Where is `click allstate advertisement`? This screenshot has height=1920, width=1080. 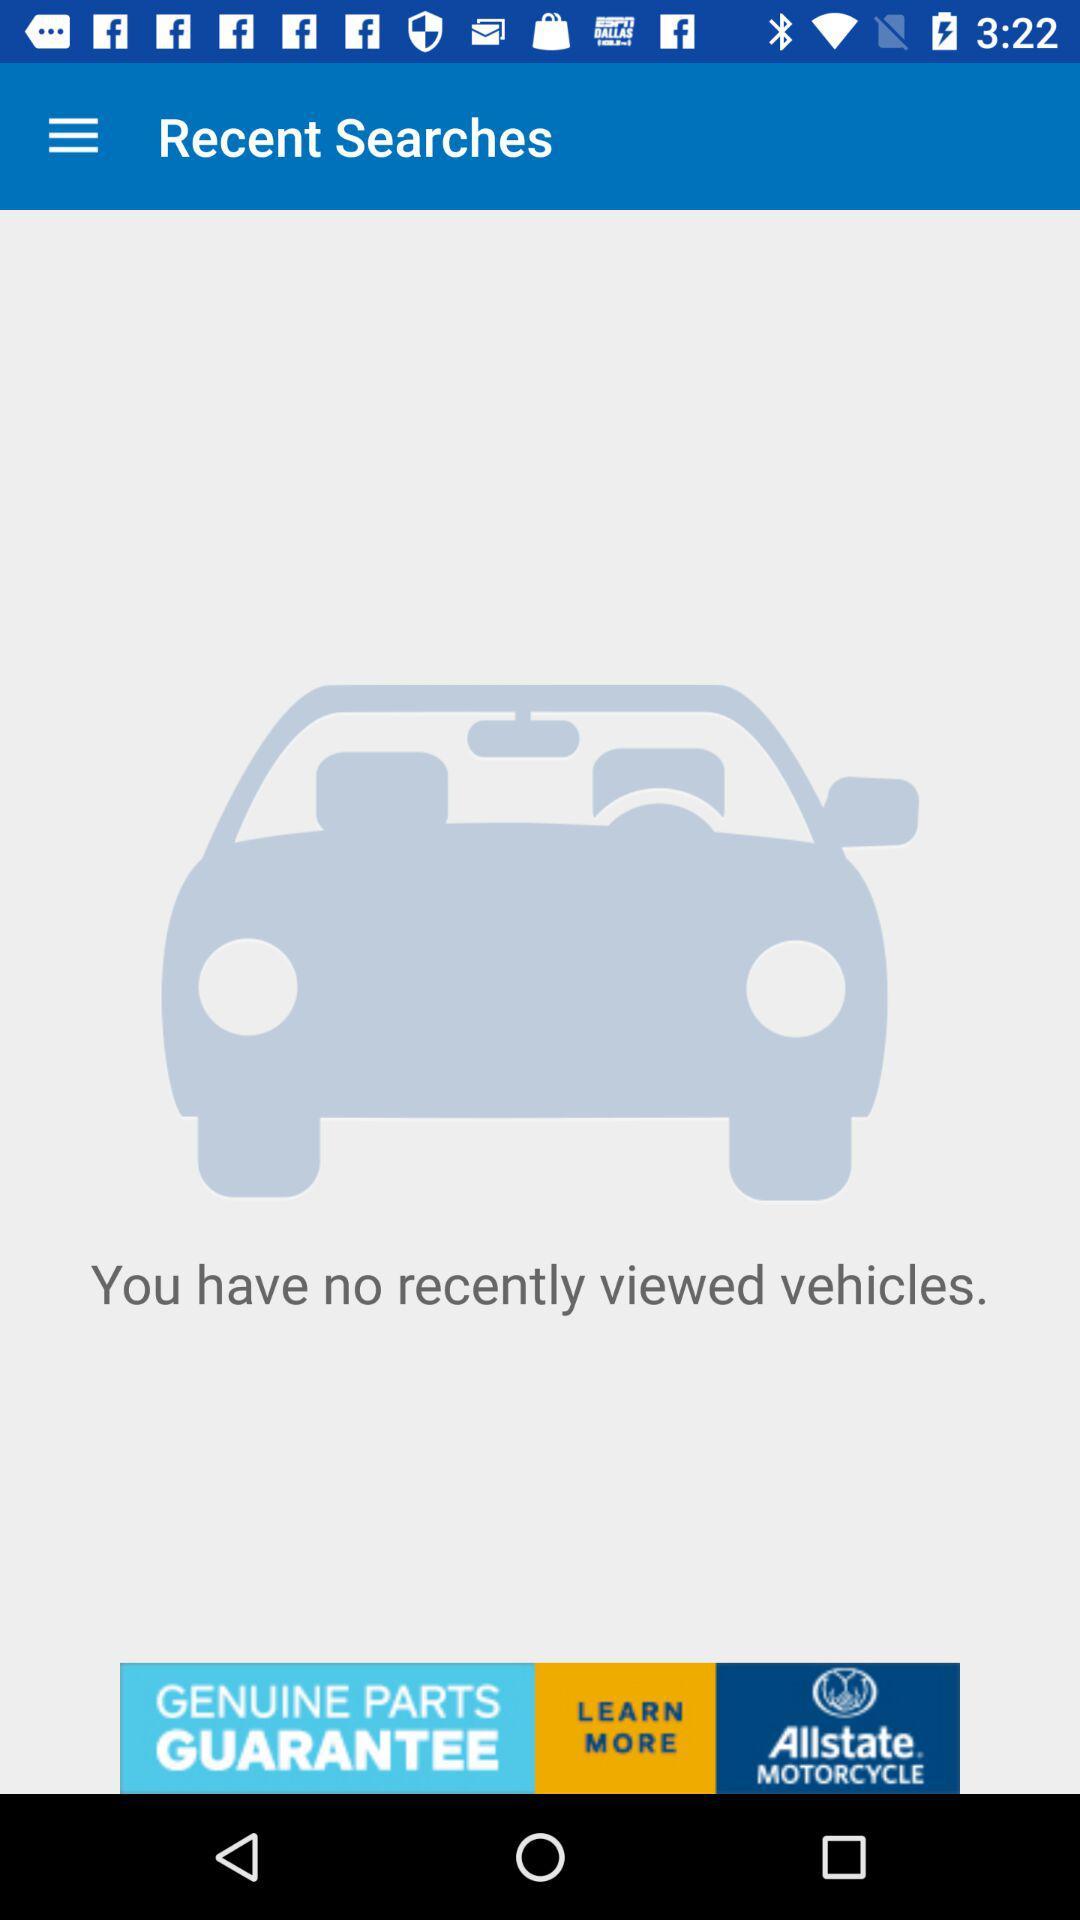 click allstate advertisement is located at coordinates (540, 1727).